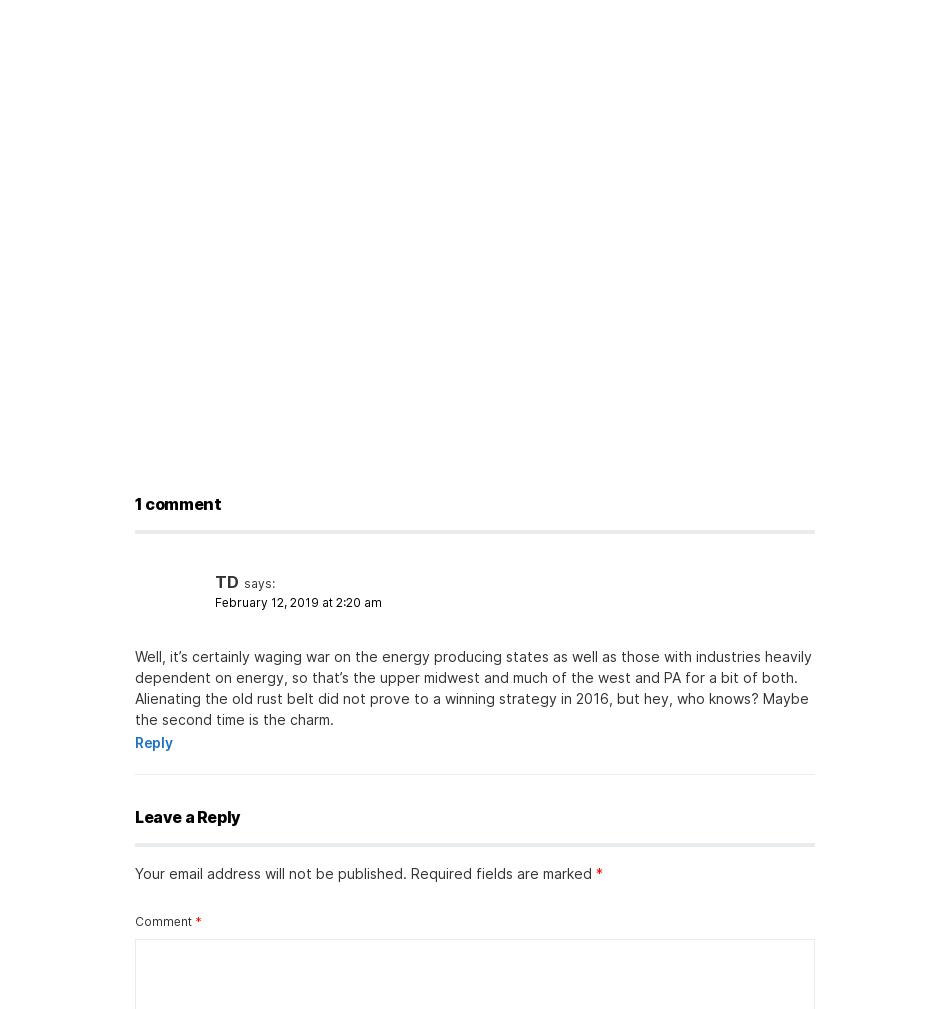  I want to click on 'Your email address will not be published.', so click(134, 873).